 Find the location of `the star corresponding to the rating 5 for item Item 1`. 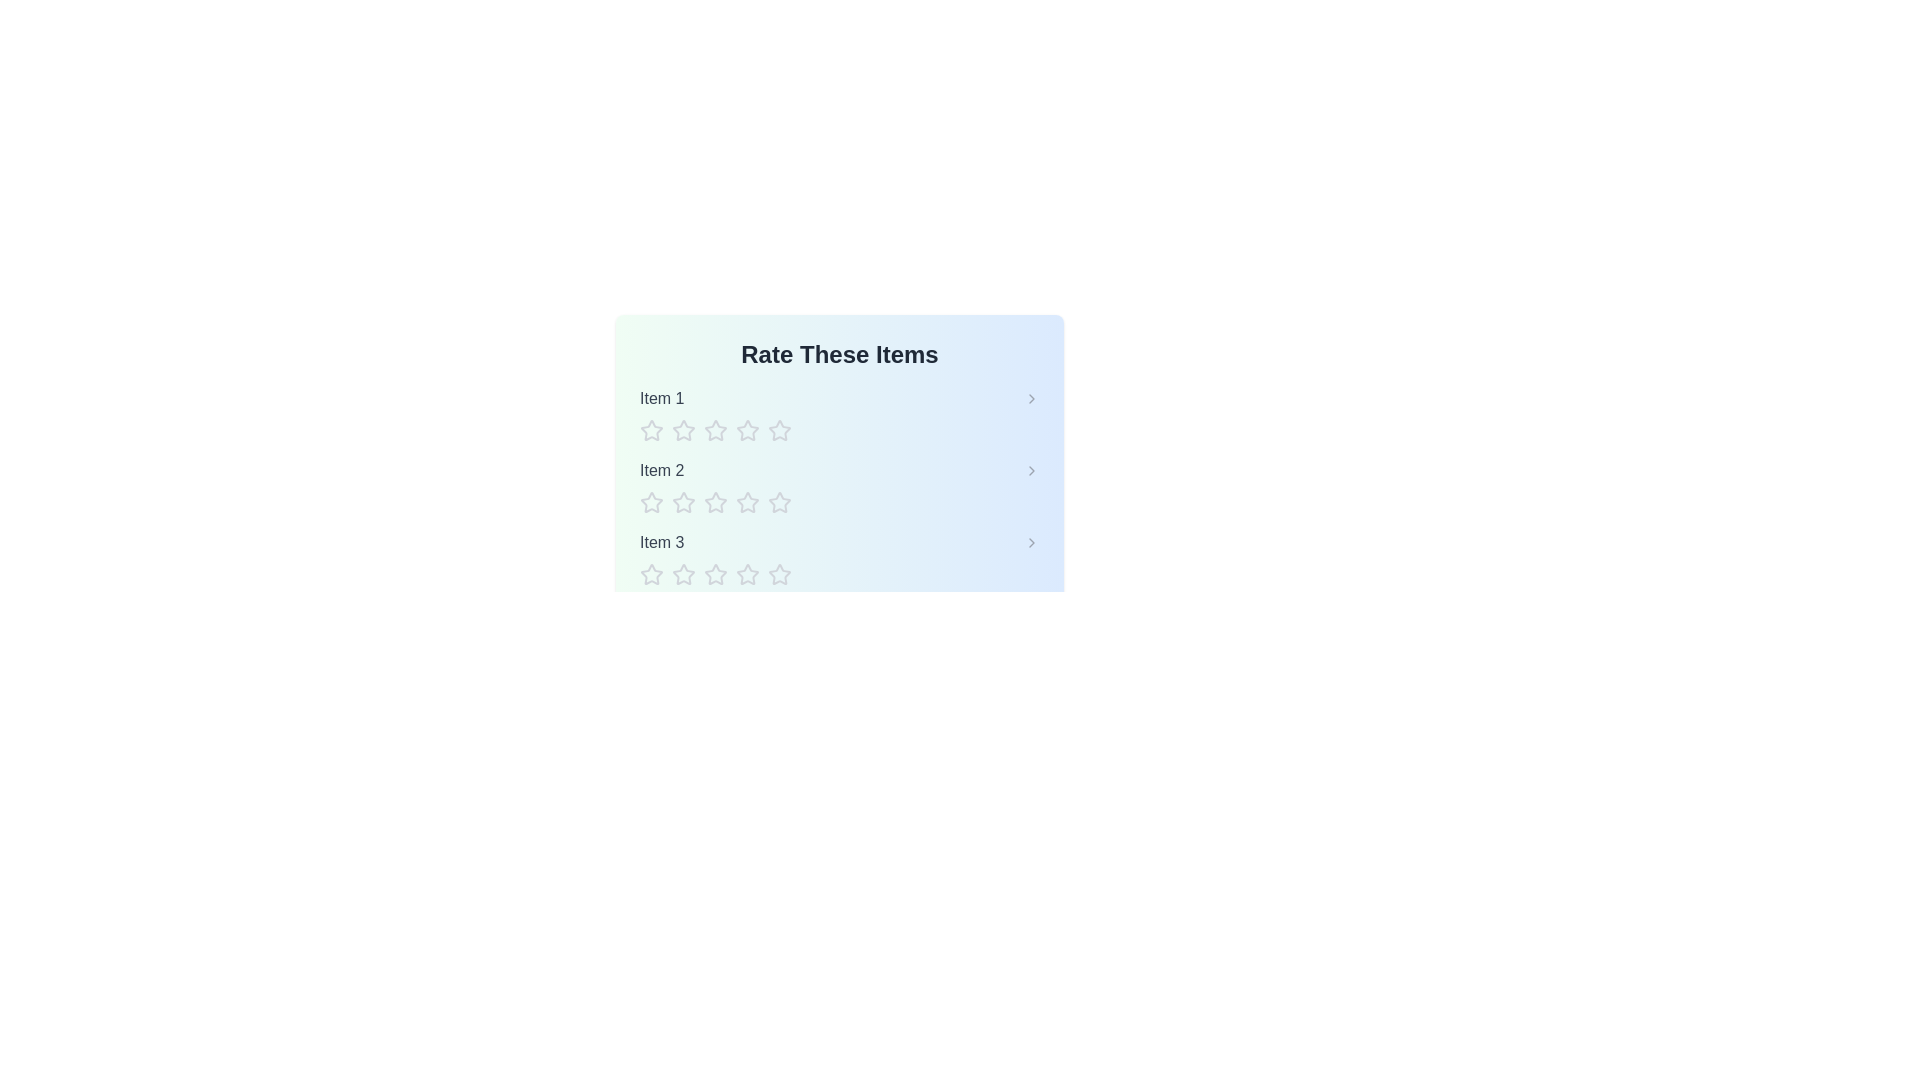

the star corresponding to the rating 5 for item Item 1 is located at coordinates (778, 430).